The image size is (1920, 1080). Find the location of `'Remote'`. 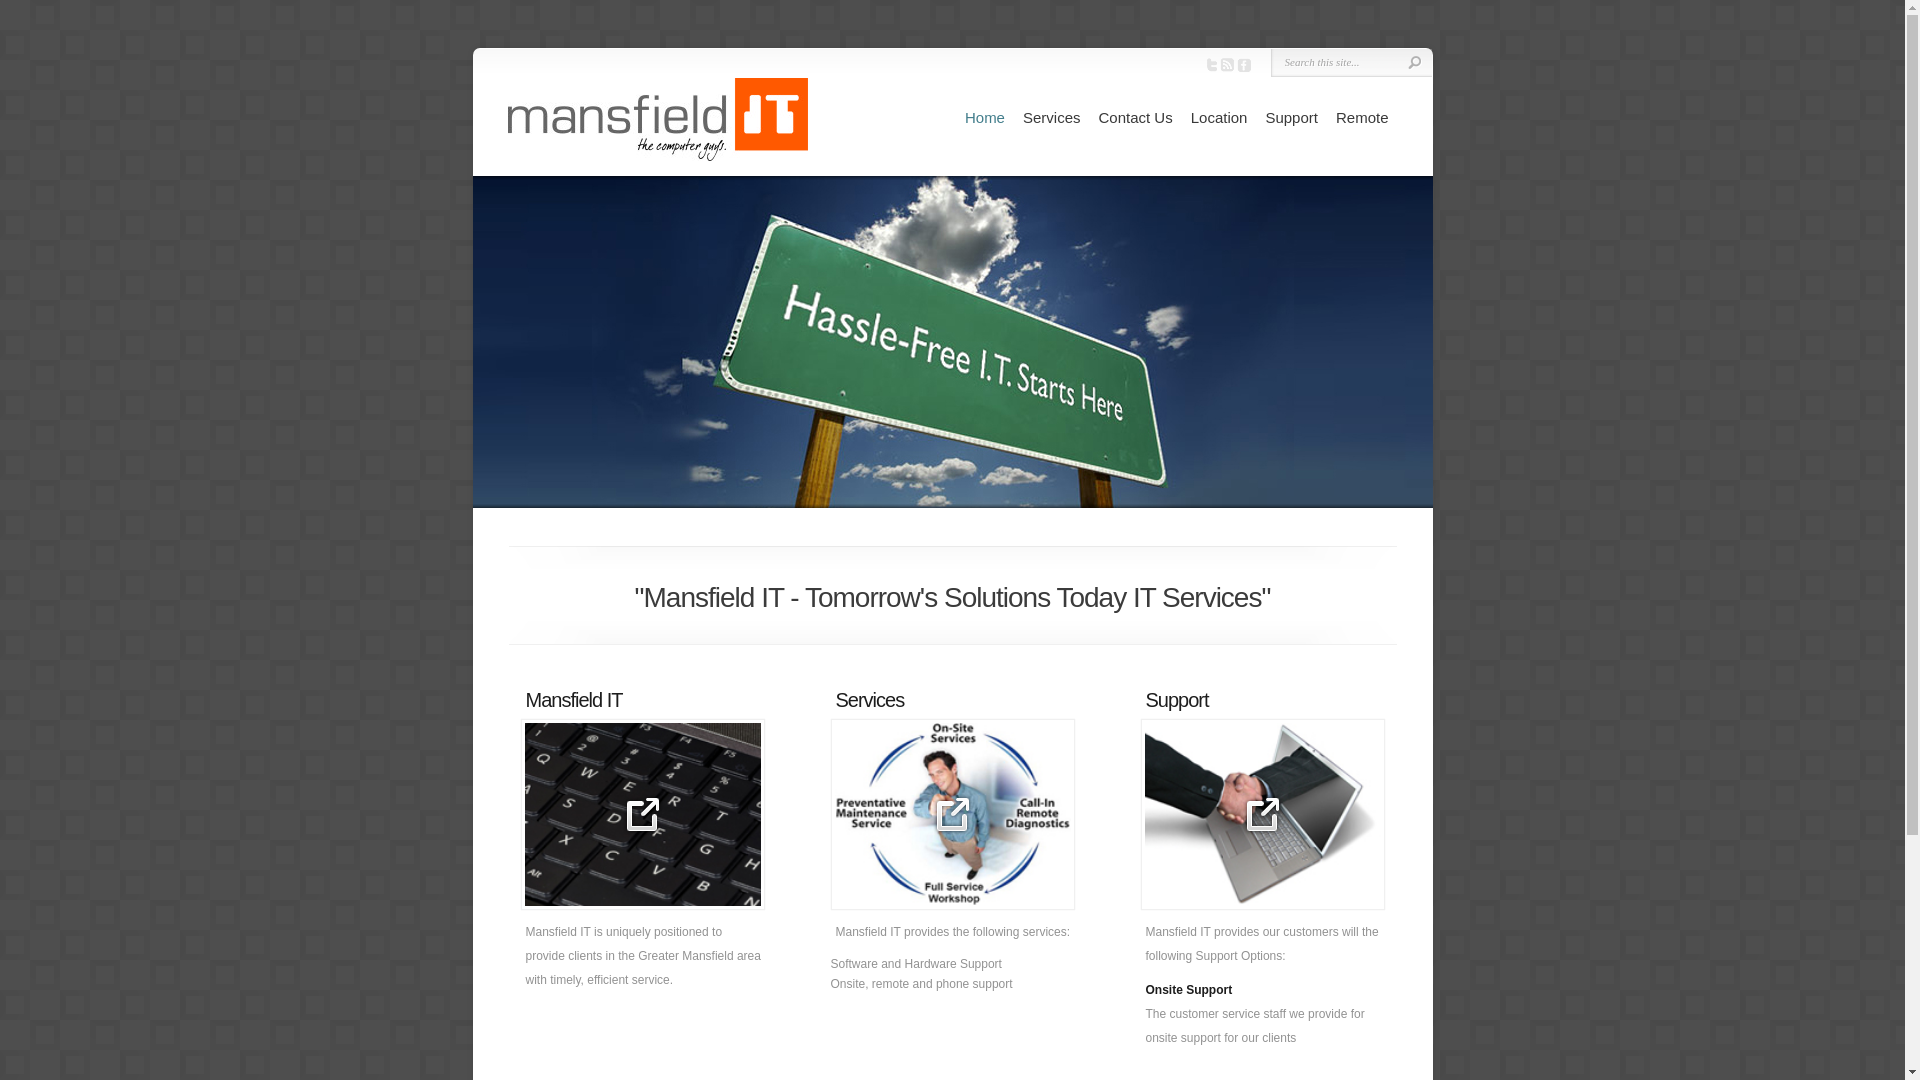

'Remote' is located at coordinates (1361, 118).